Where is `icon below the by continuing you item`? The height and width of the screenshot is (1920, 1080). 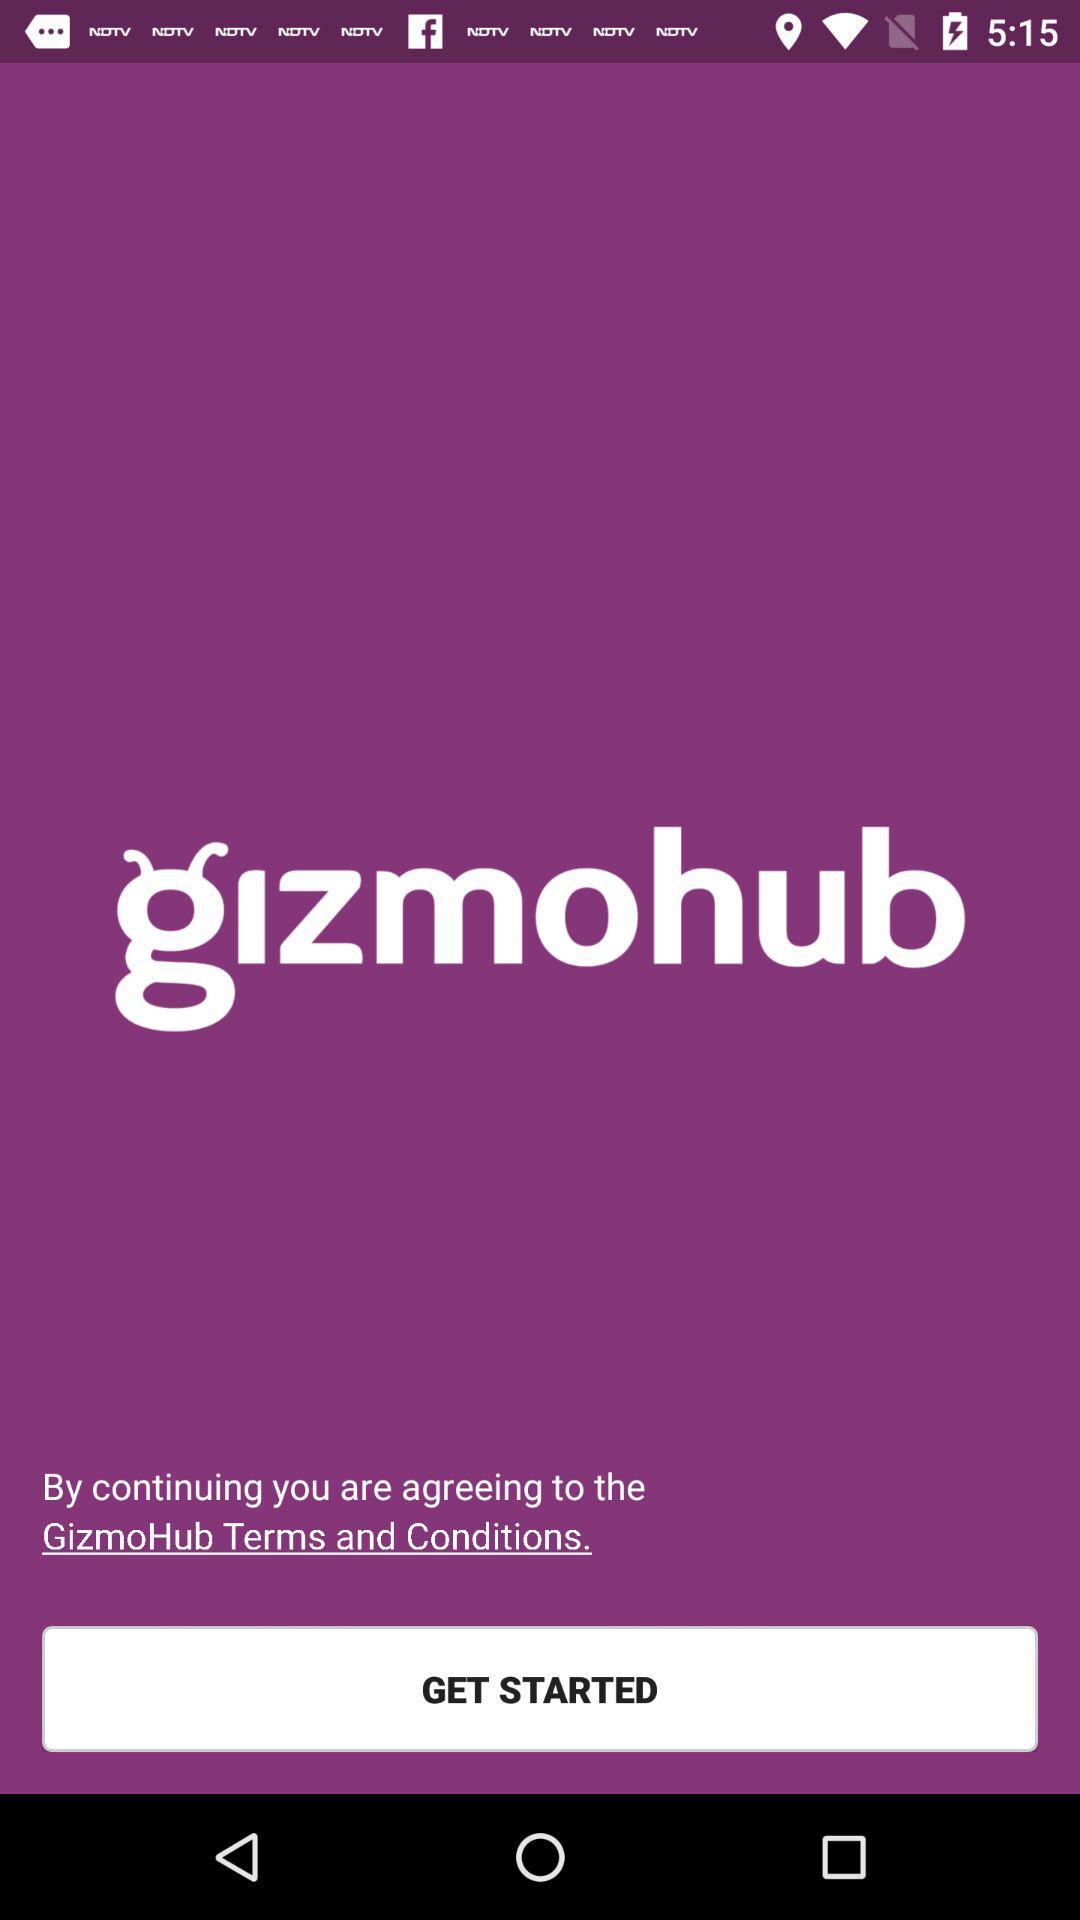 icon below the by continuing you item is located at coordinates (315, 1534).